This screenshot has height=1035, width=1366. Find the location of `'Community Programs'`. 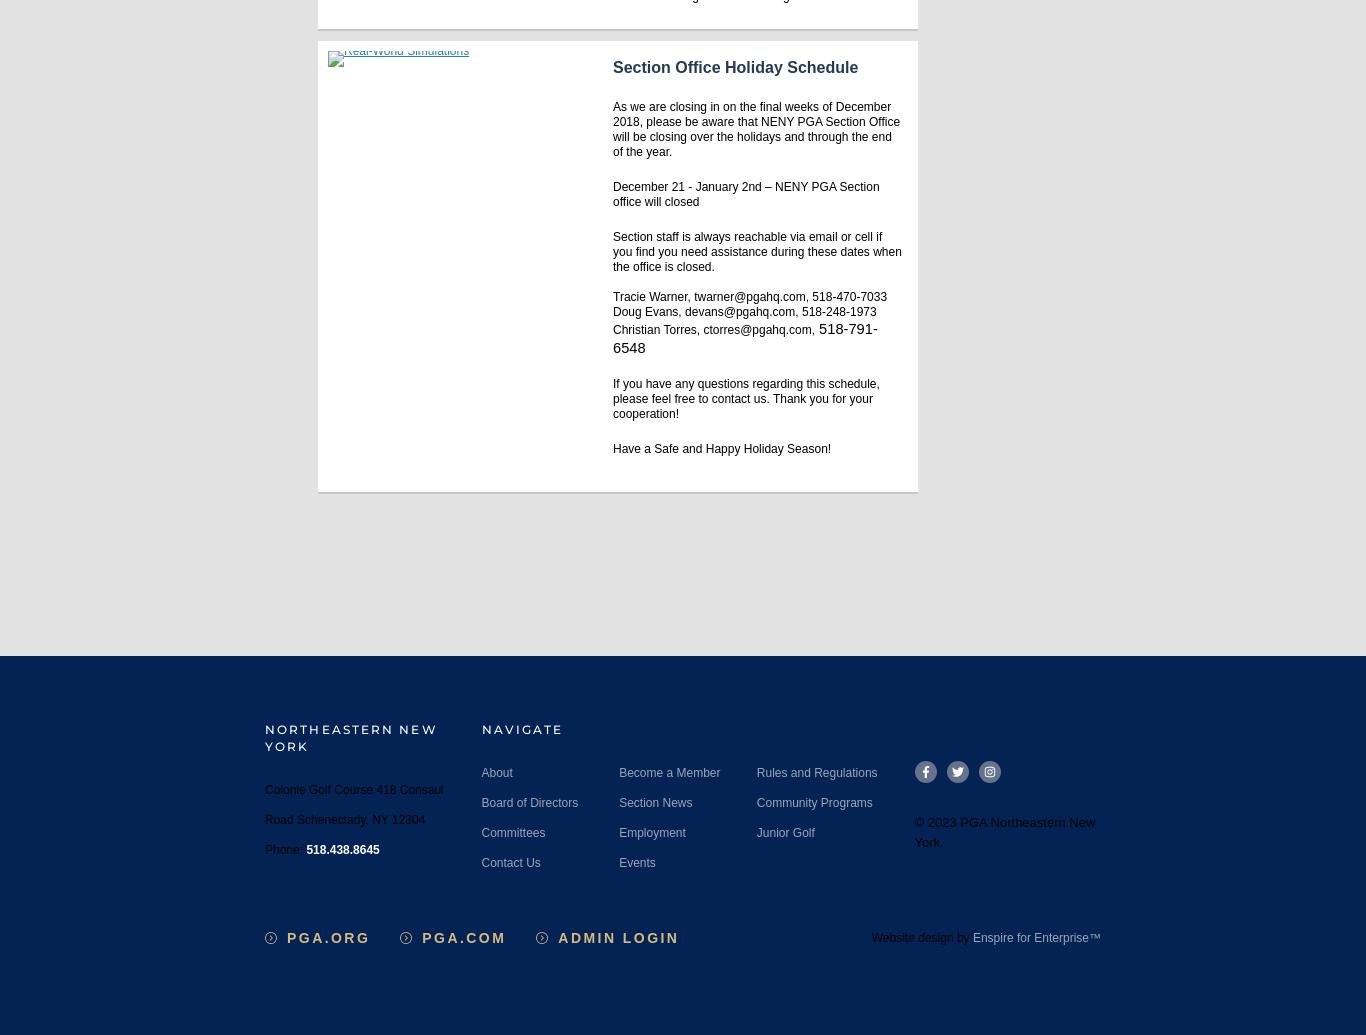

'Community Programs' is located at coordinates (755, 801).